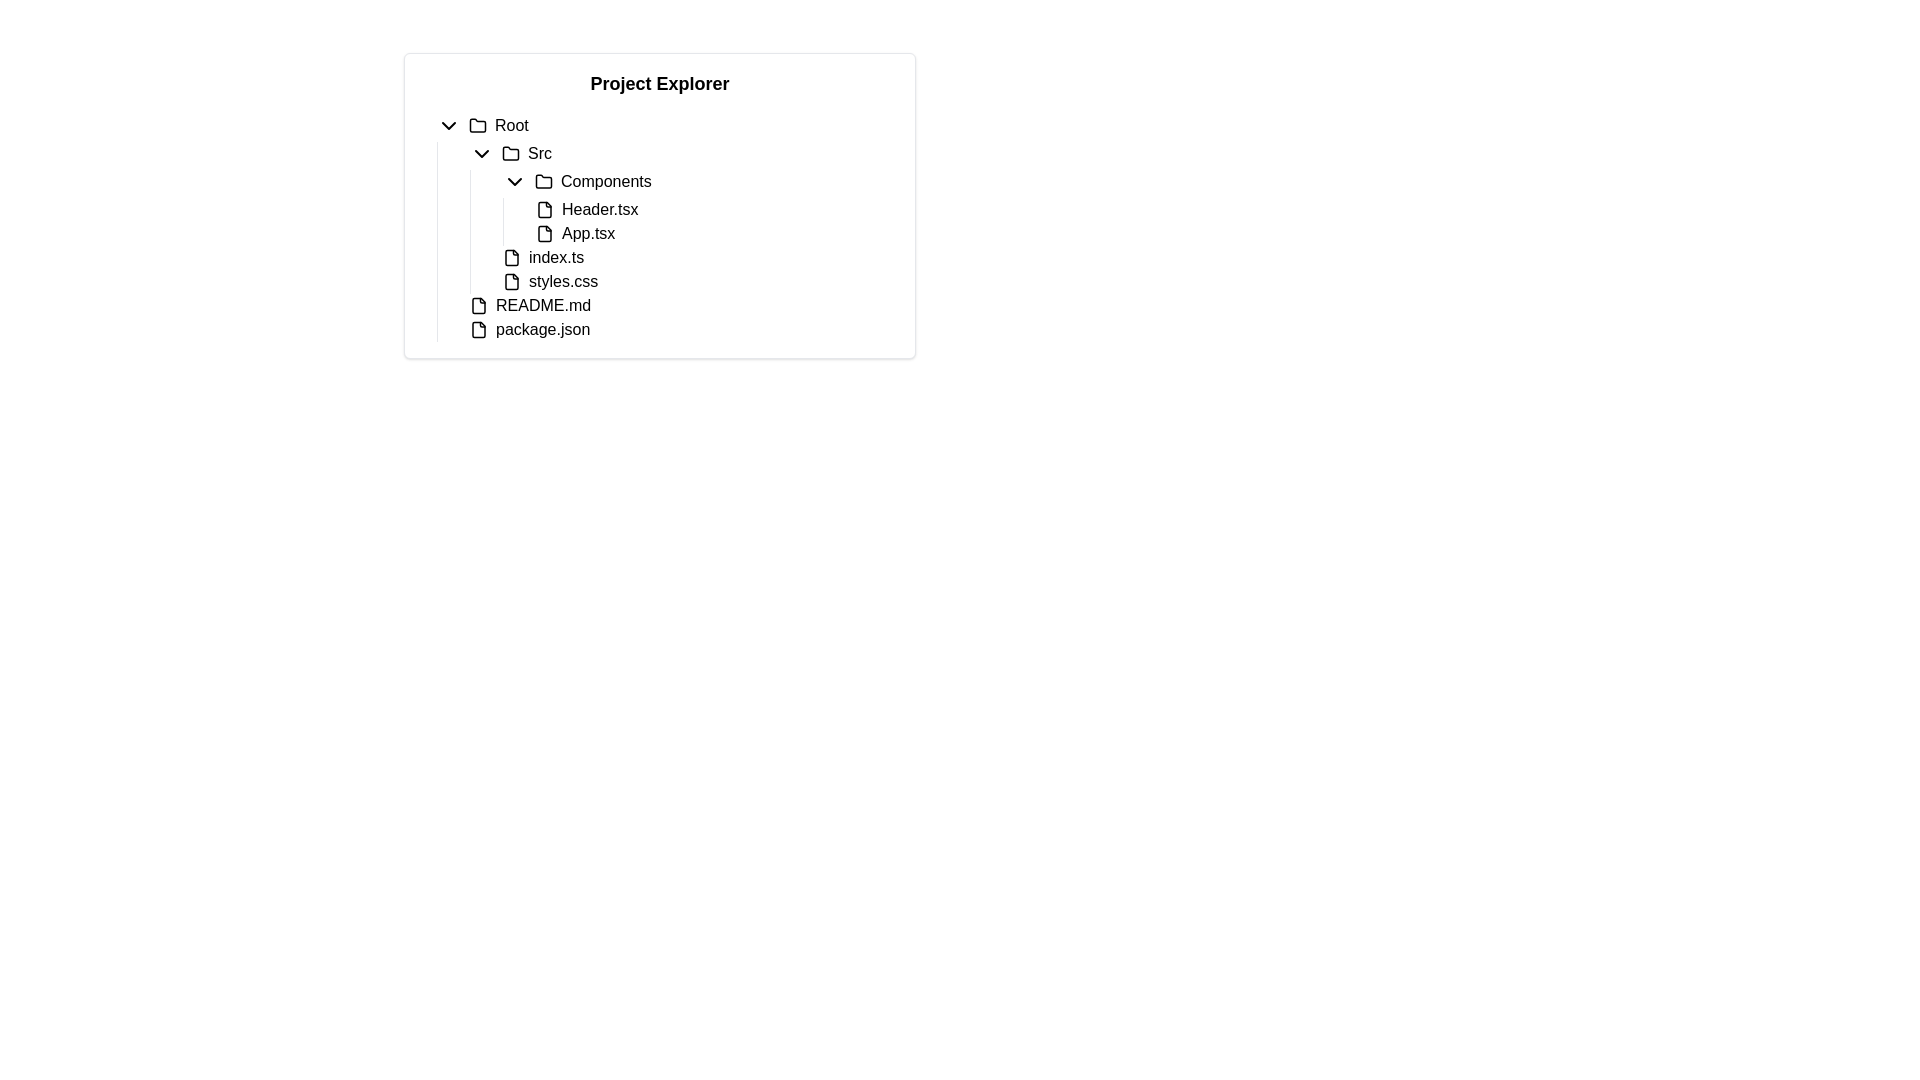 The height and width of the screenshot is (1080, 1920). Describe the element at coordinates (605, 181) in the screenshot. I see `text from the Label element displaying 'Components' located in the project explorer tree structure under 'Root > Src', positioned between the chevron and folder icon above 'Header.tsx' and 'App.tsx'` at that location.